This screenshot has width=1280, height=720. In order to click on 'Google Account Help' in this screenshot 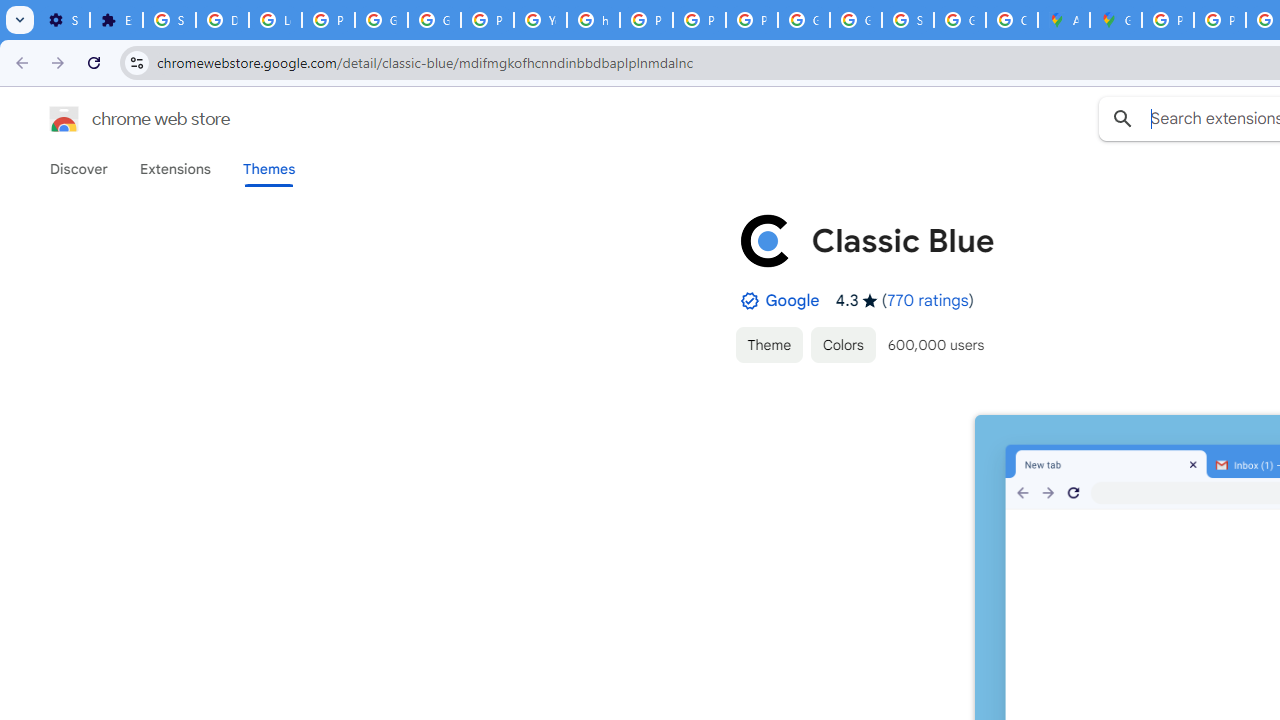, I will do `click(381, 20)`.